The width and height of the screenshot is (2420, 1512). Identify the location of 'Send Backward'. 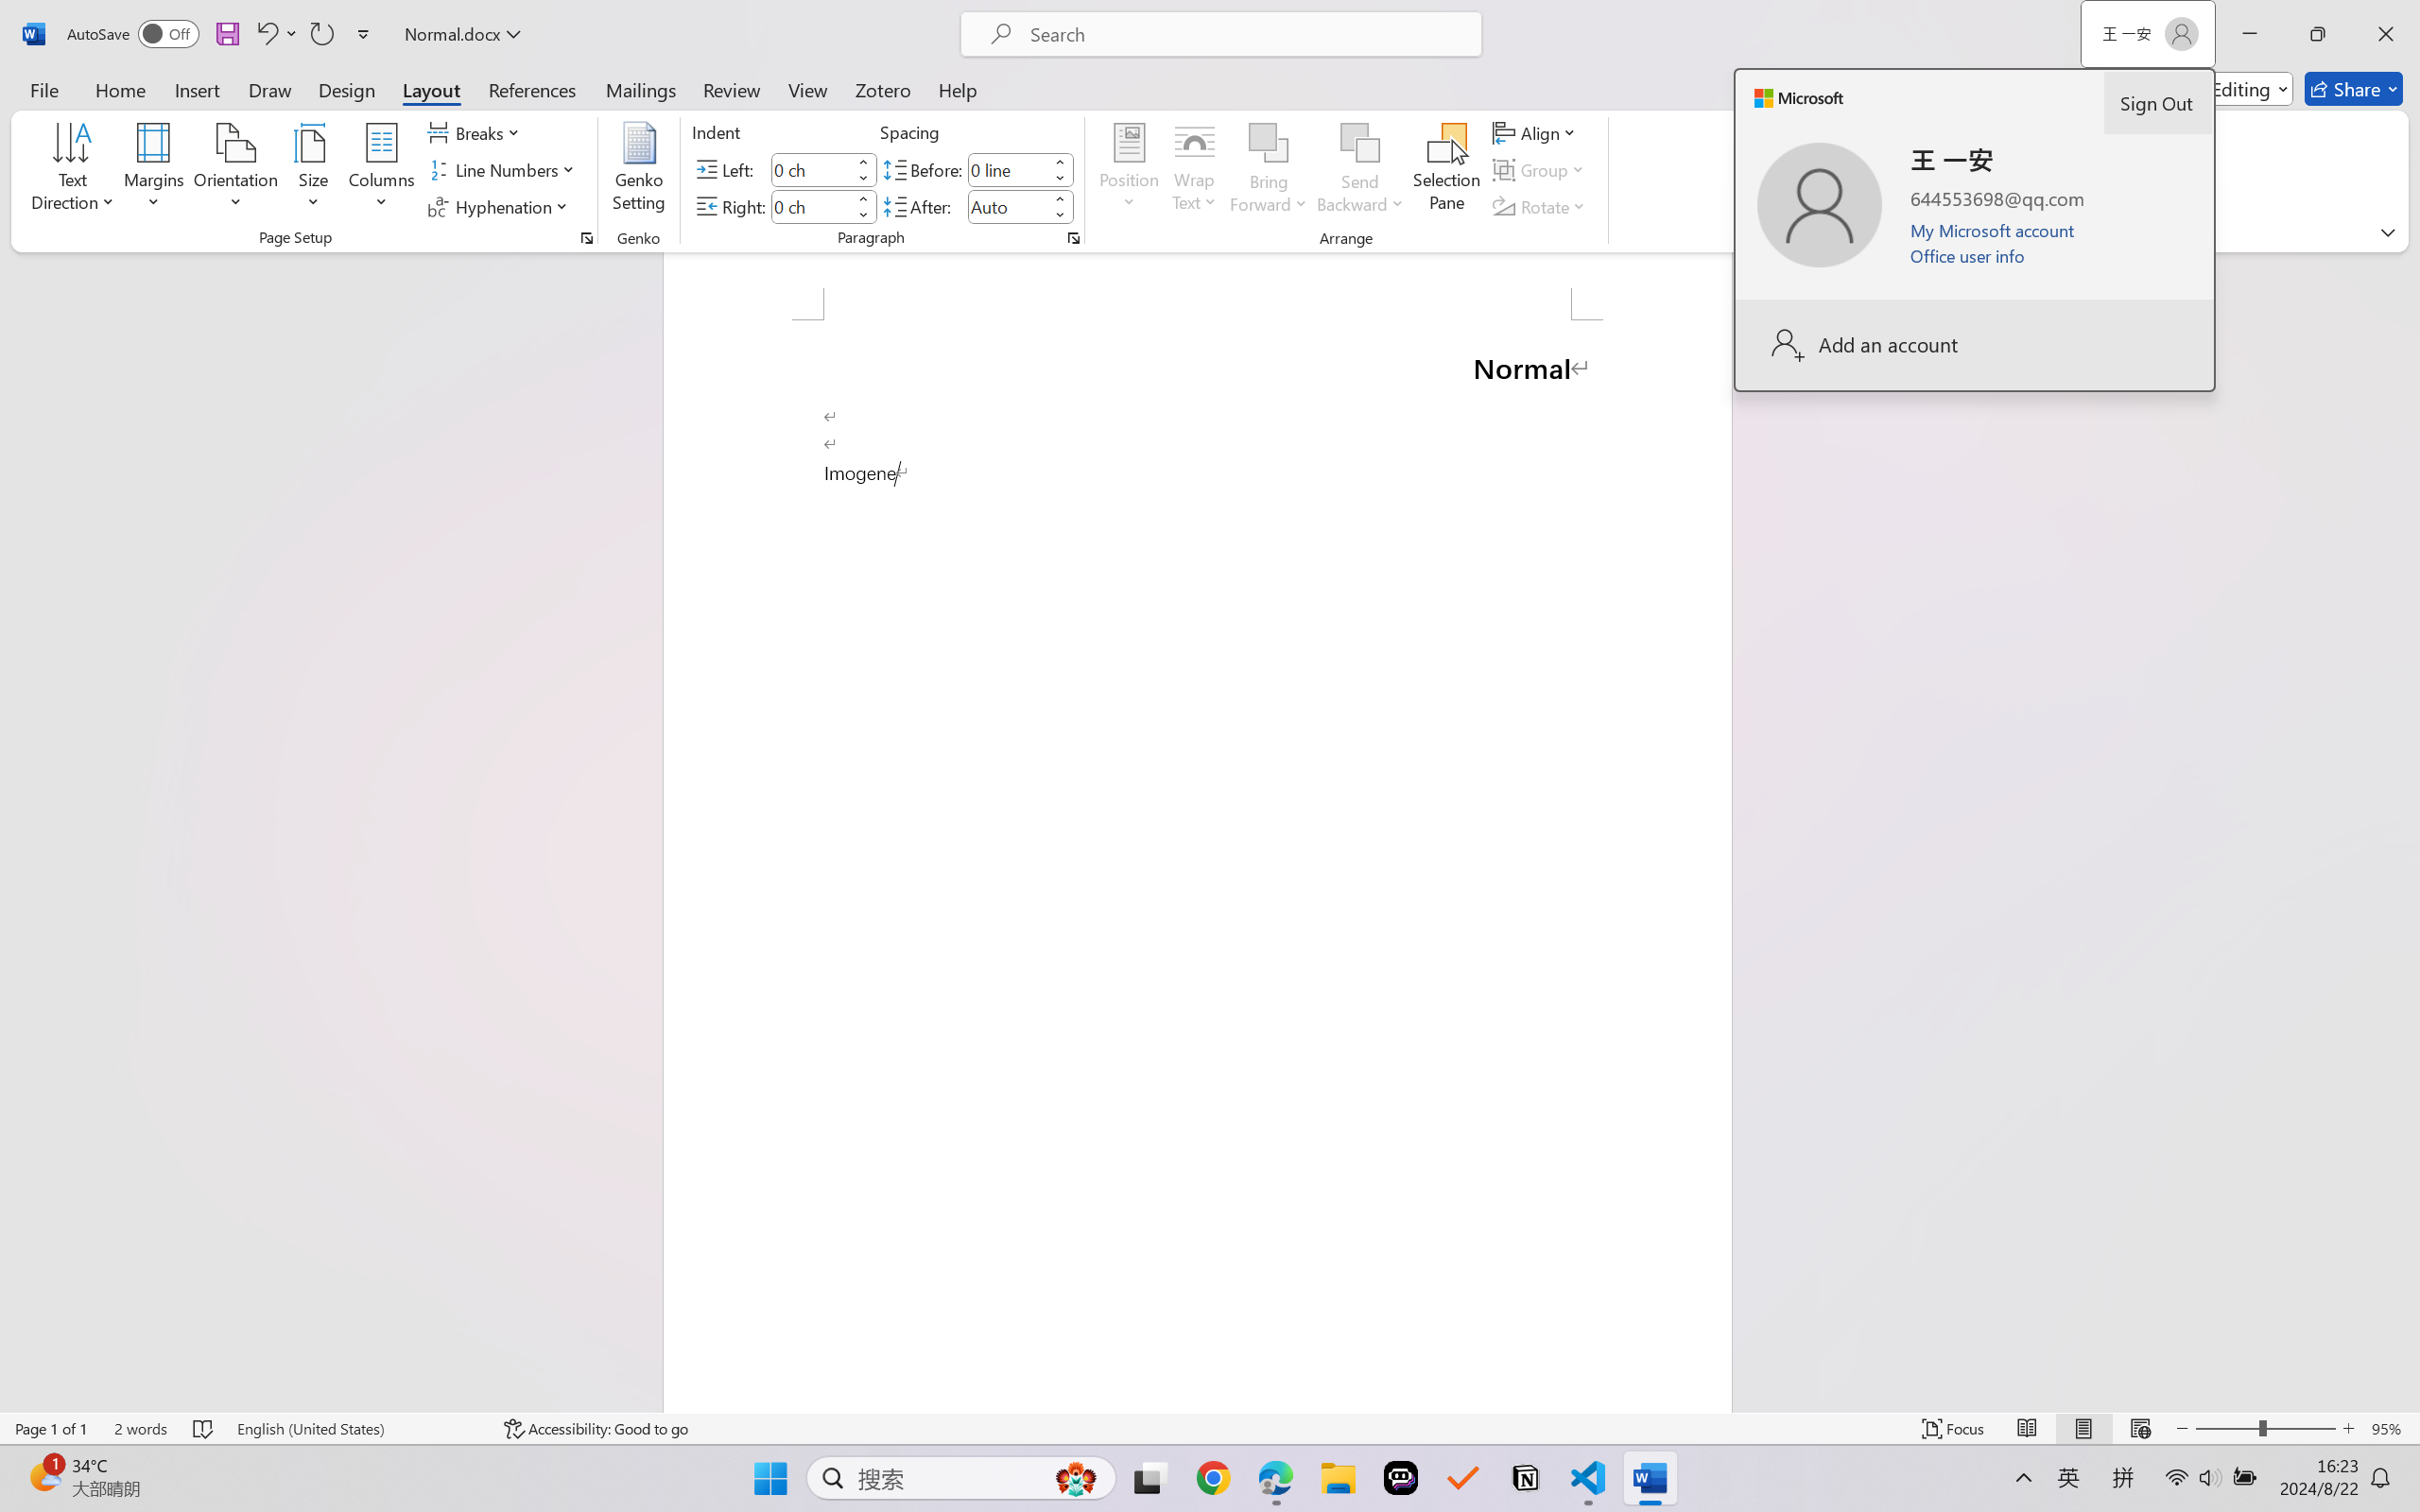
(1360, 170).